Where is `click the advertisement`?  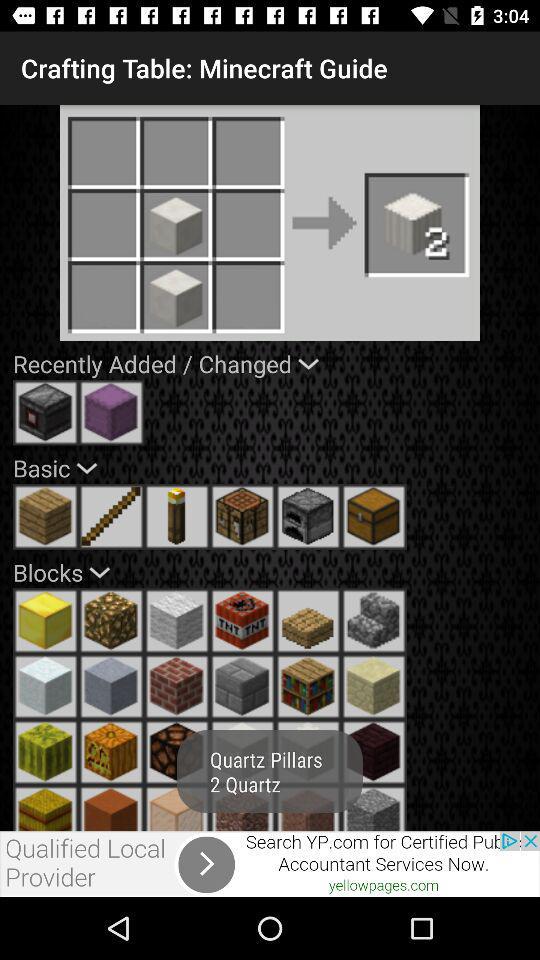 click the advertisement is located at coordinates (270, 863).